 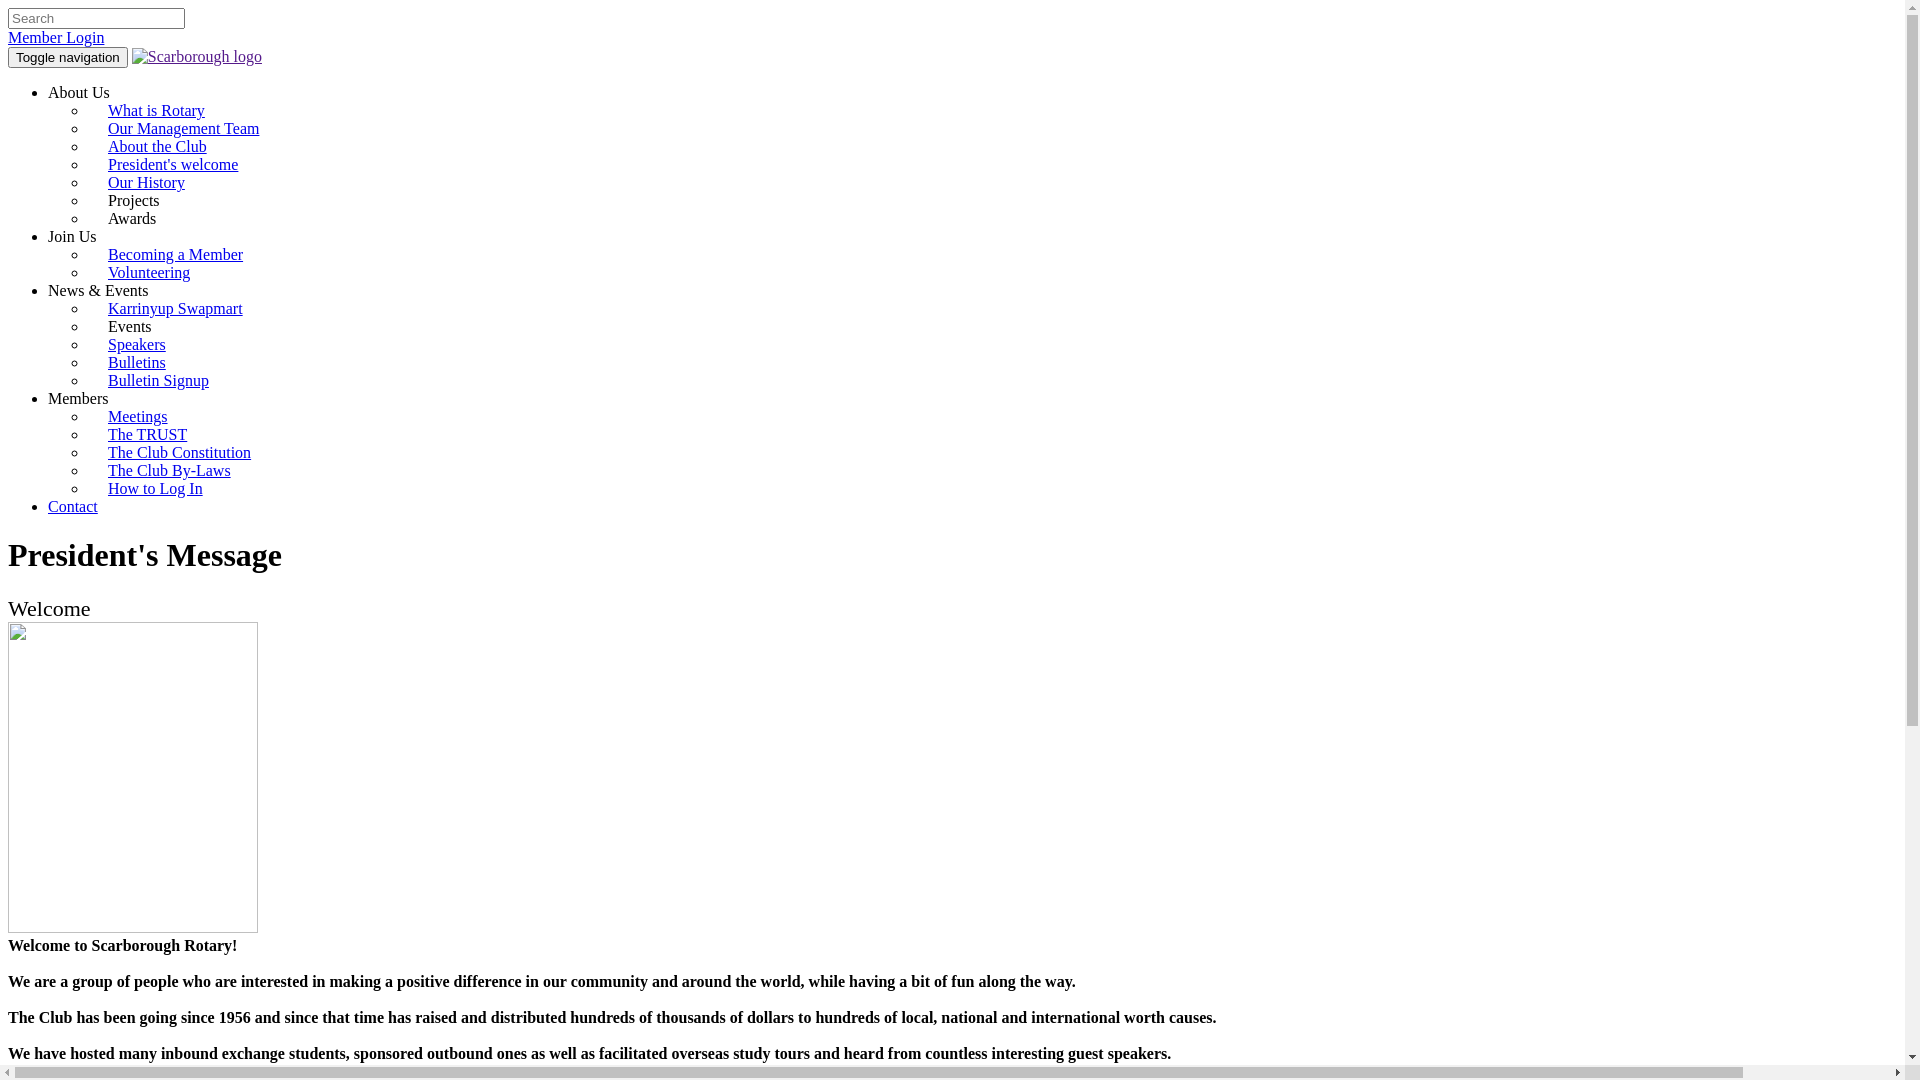 I want to click on 'Toggle navigation', so click(x=67, y=56).